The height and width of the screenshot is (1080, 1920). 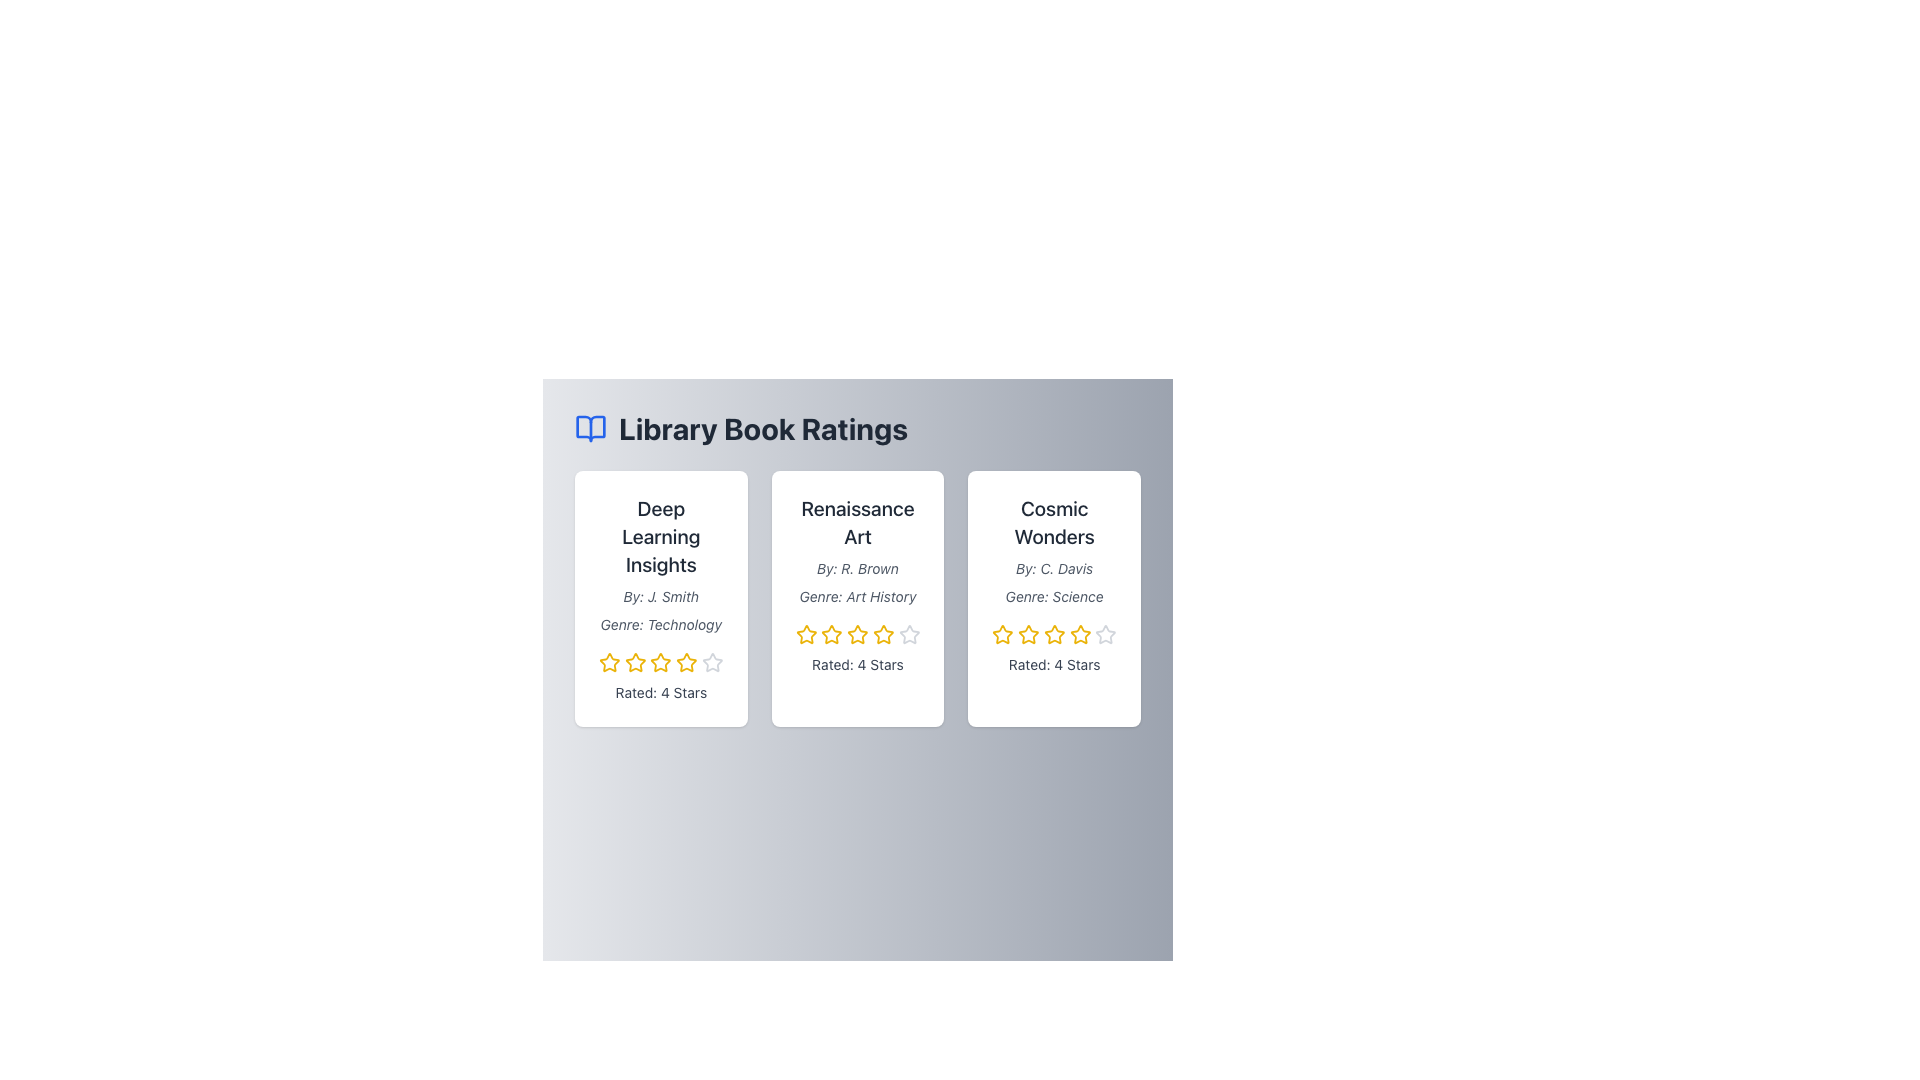 What do you see at coordinates (1053, 522) in the screenshot?
I see `the text label that serves as the title of the book 'Cosmic Wonders' located at the top-center of the book card` at bounding box center [1053, 522].